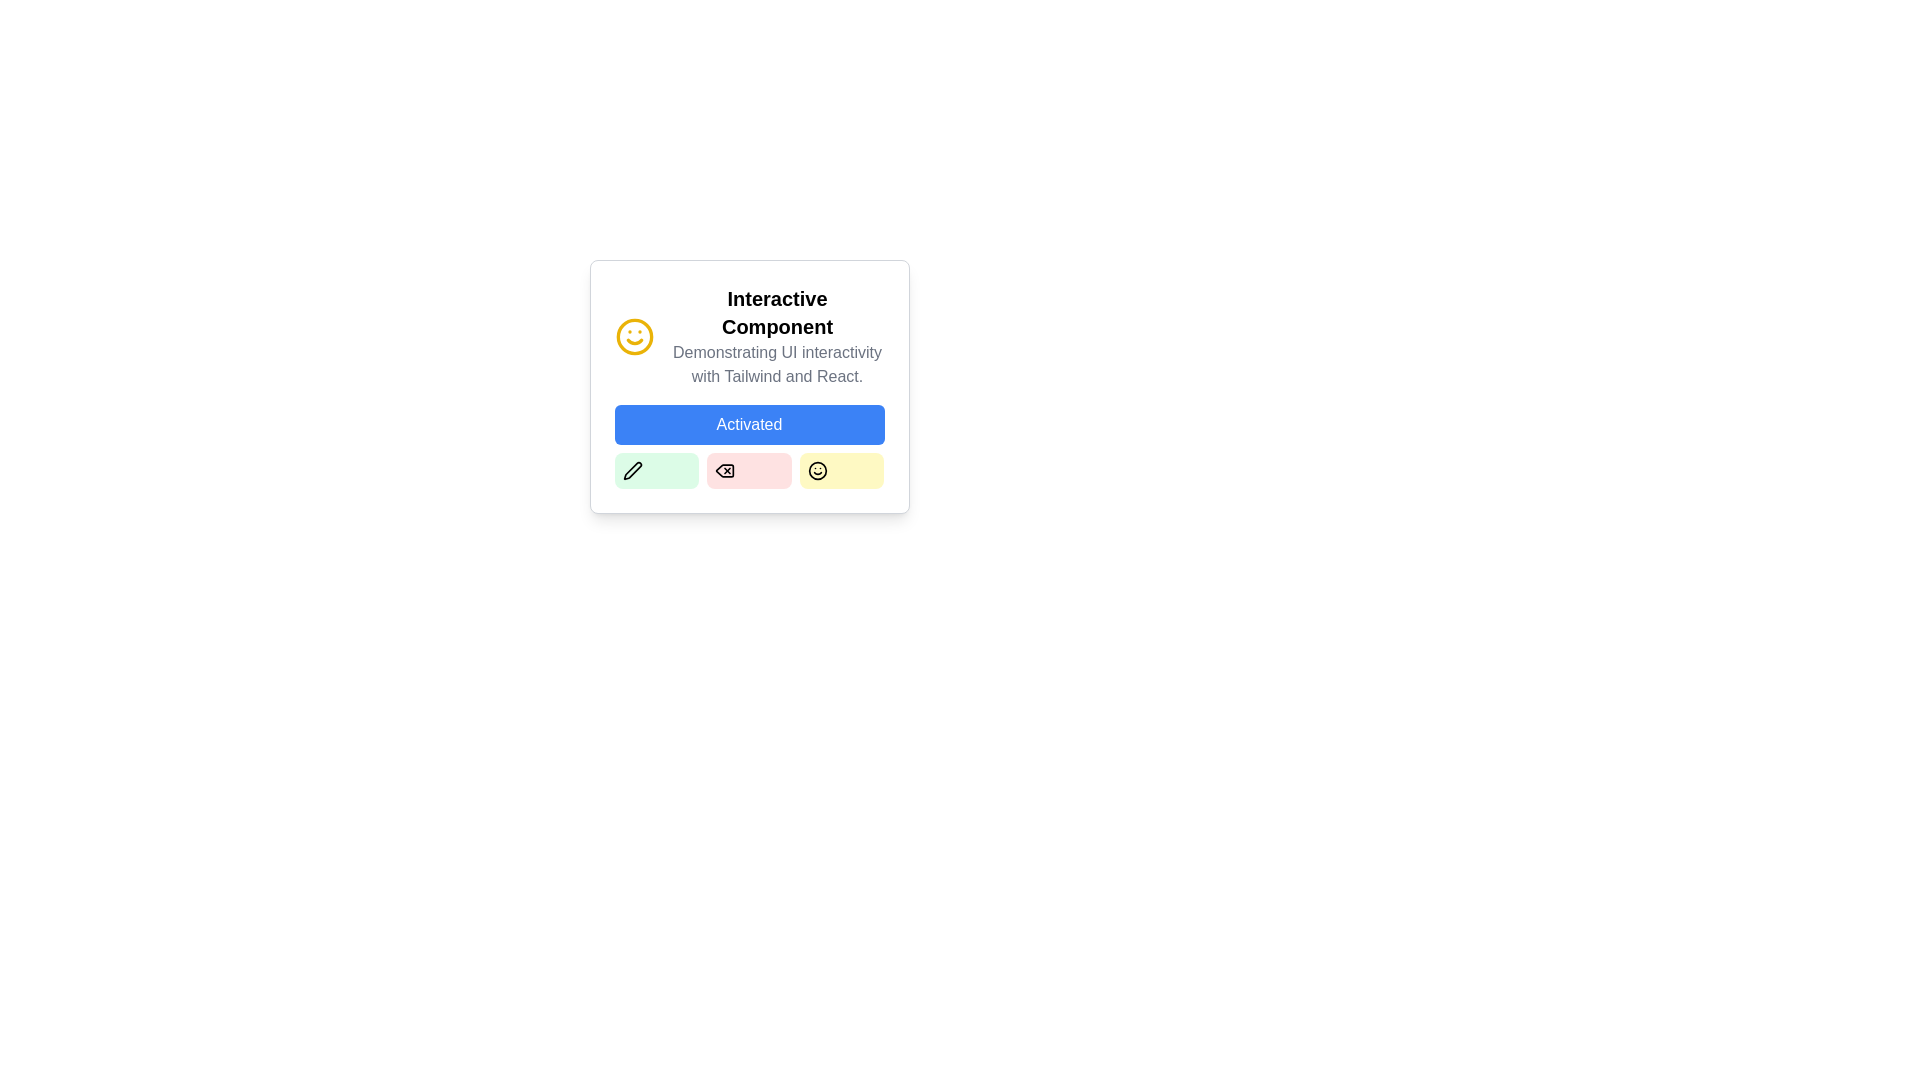 Image resolution: width=1920 pixels, height=1080 pixels. What do you see at coordinates (748, 470) in the screenshot?
I see `any cell in the horizontal grid layout located below the prominent blue button labeled 'Activated'` at bounding box center [748, 470].